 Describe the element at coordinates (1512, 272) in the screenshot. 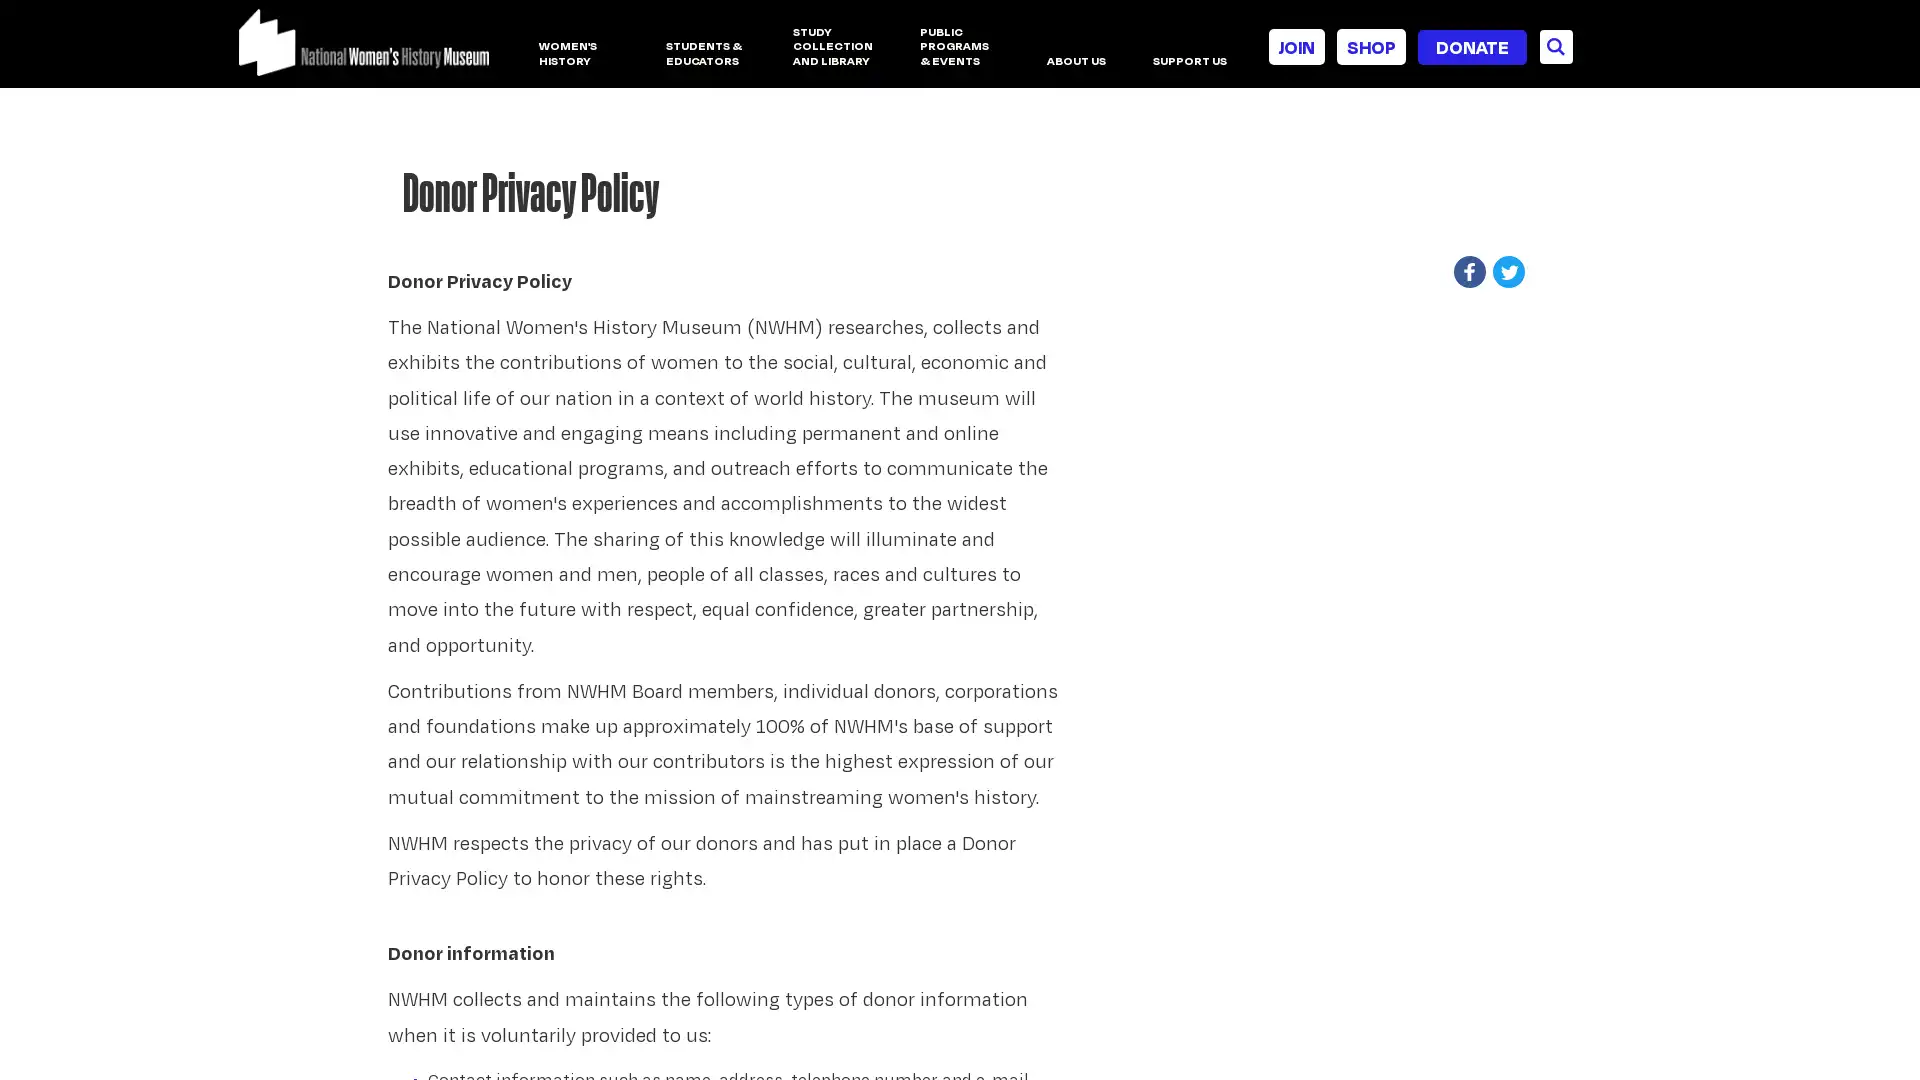

I see `Share to Twitter` at that location.